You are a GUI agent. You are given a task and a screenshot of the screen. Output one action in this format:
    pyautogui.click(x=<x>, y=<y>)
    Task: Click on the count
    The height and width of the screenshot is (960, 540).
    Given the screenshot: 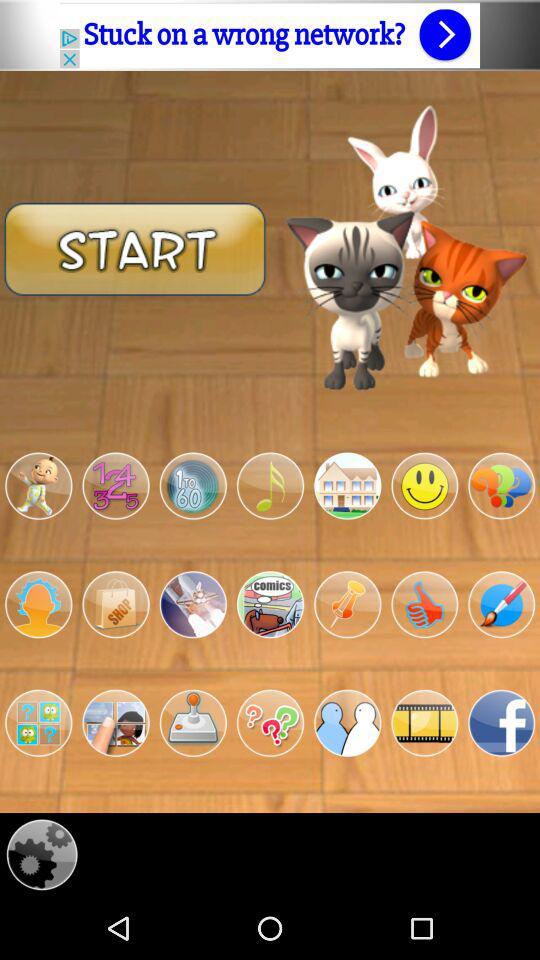 What is the action you would take?
    pyautogui.click(x=115, y=485)
    